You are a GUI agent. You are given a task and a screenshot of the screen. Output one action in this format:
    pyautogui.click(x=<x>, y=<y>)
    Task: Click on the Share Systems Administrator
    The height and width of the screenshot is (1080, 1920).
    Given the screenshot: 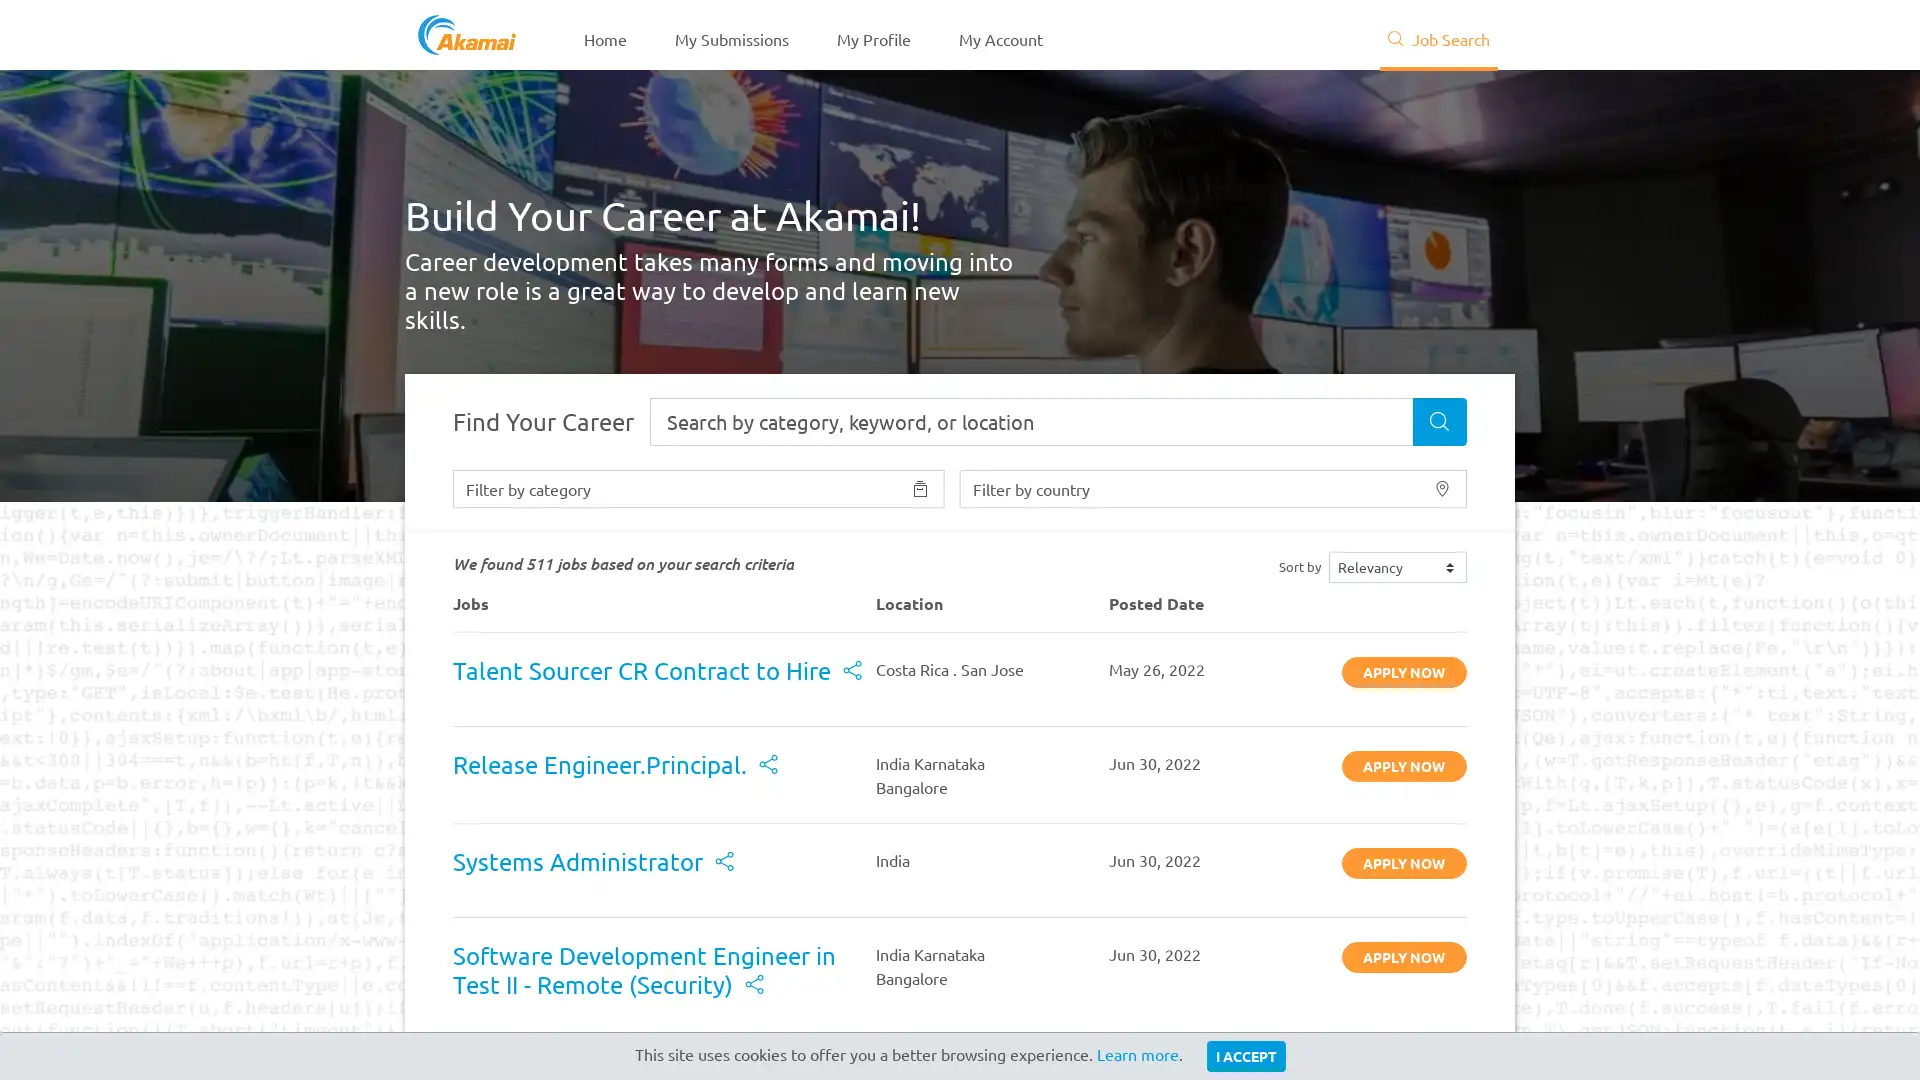 What is the action you would take?
    pyautogui.click(x=723, y=862)
    